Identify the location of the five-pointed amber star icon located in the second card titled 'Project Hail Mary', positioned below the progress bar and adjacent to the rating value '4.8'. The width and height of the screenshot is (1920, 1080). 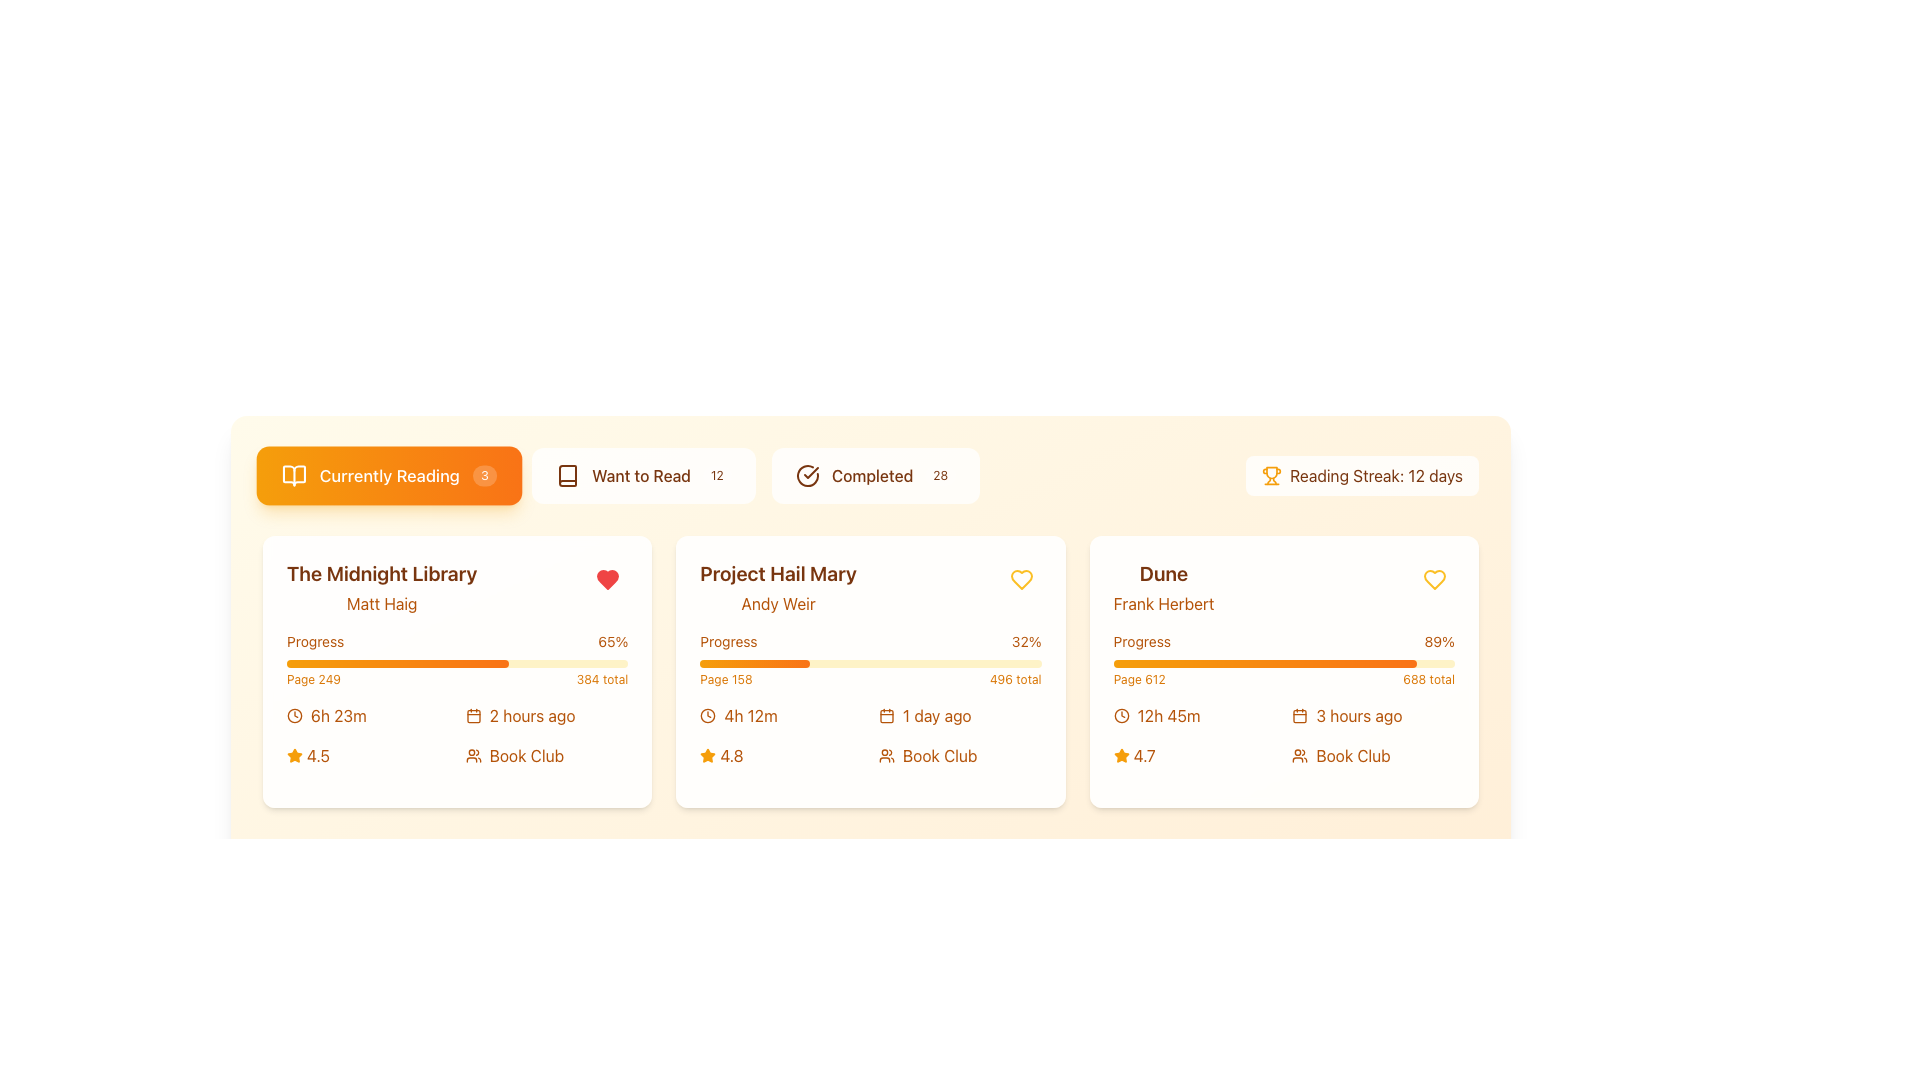
(708, 755).